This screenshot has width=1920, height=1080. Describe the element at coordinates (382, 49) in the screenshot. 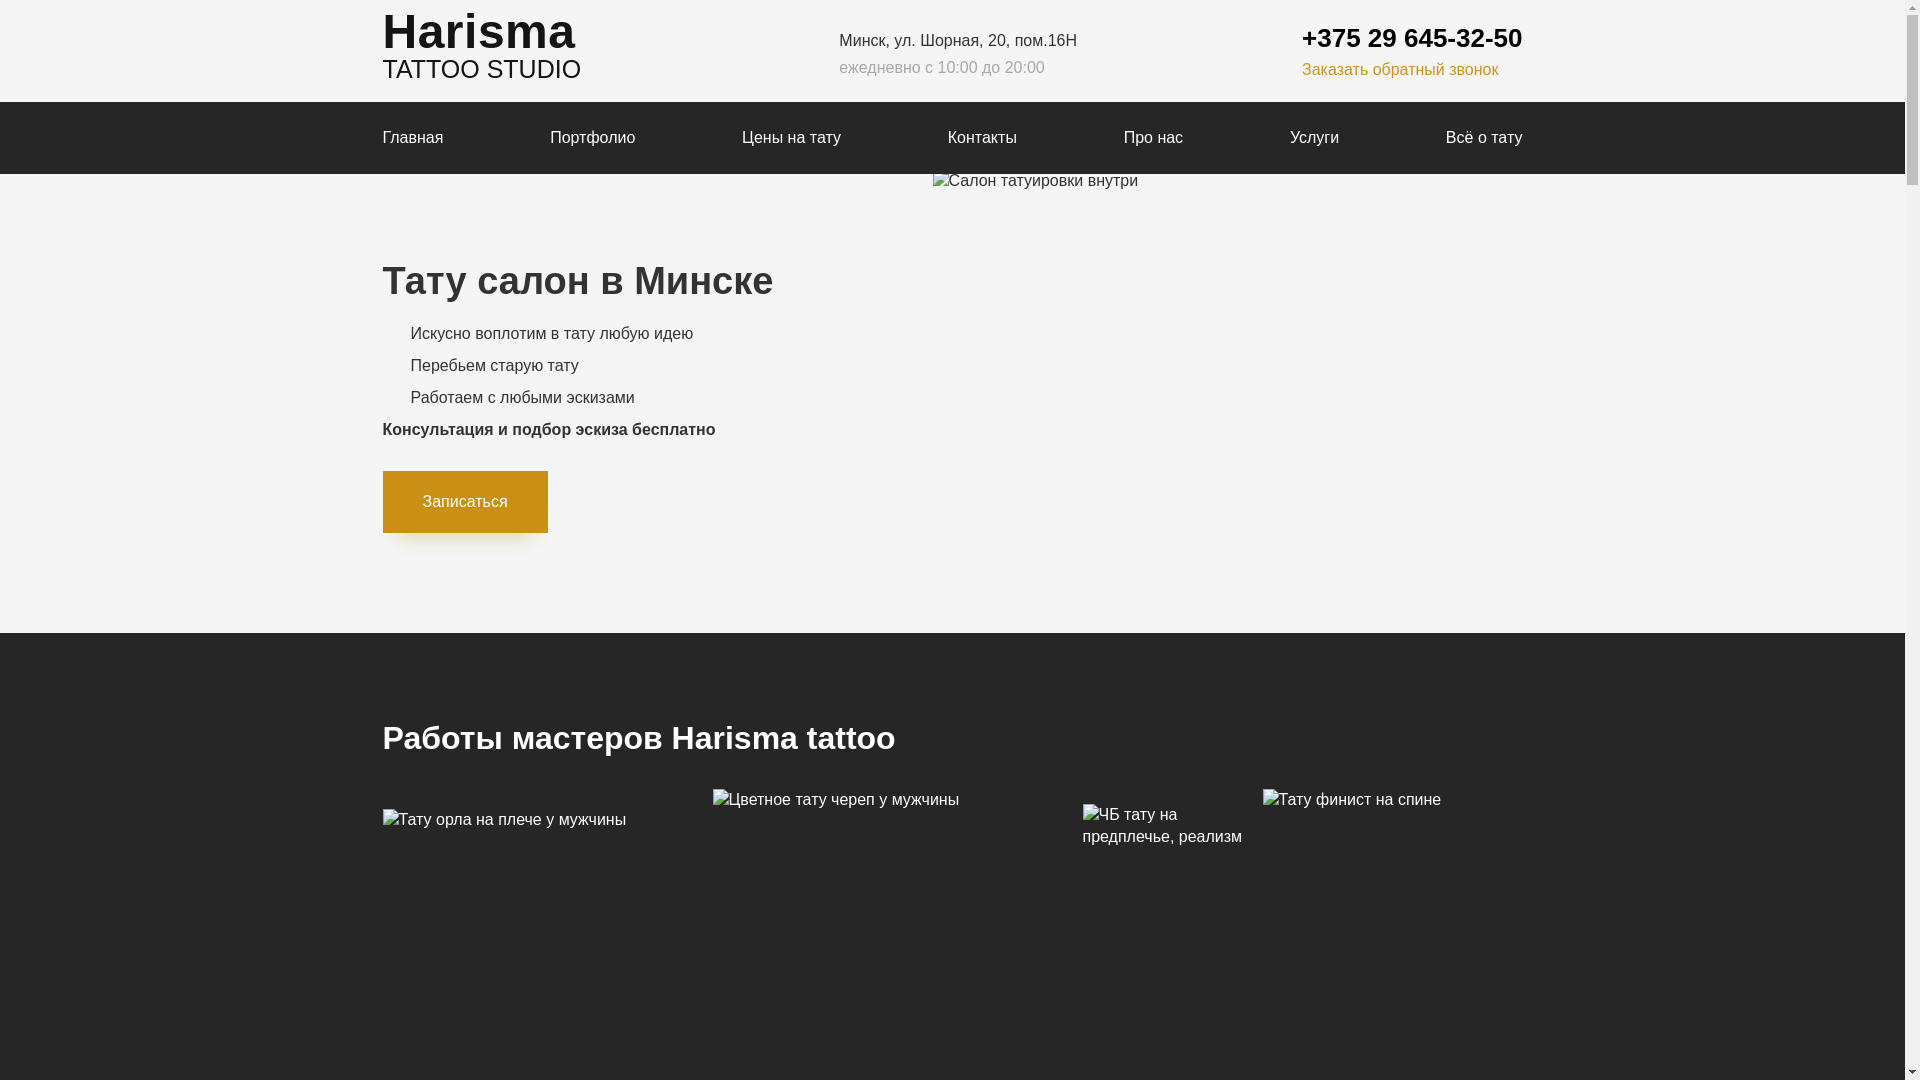

I see `'Harisma` at that location.